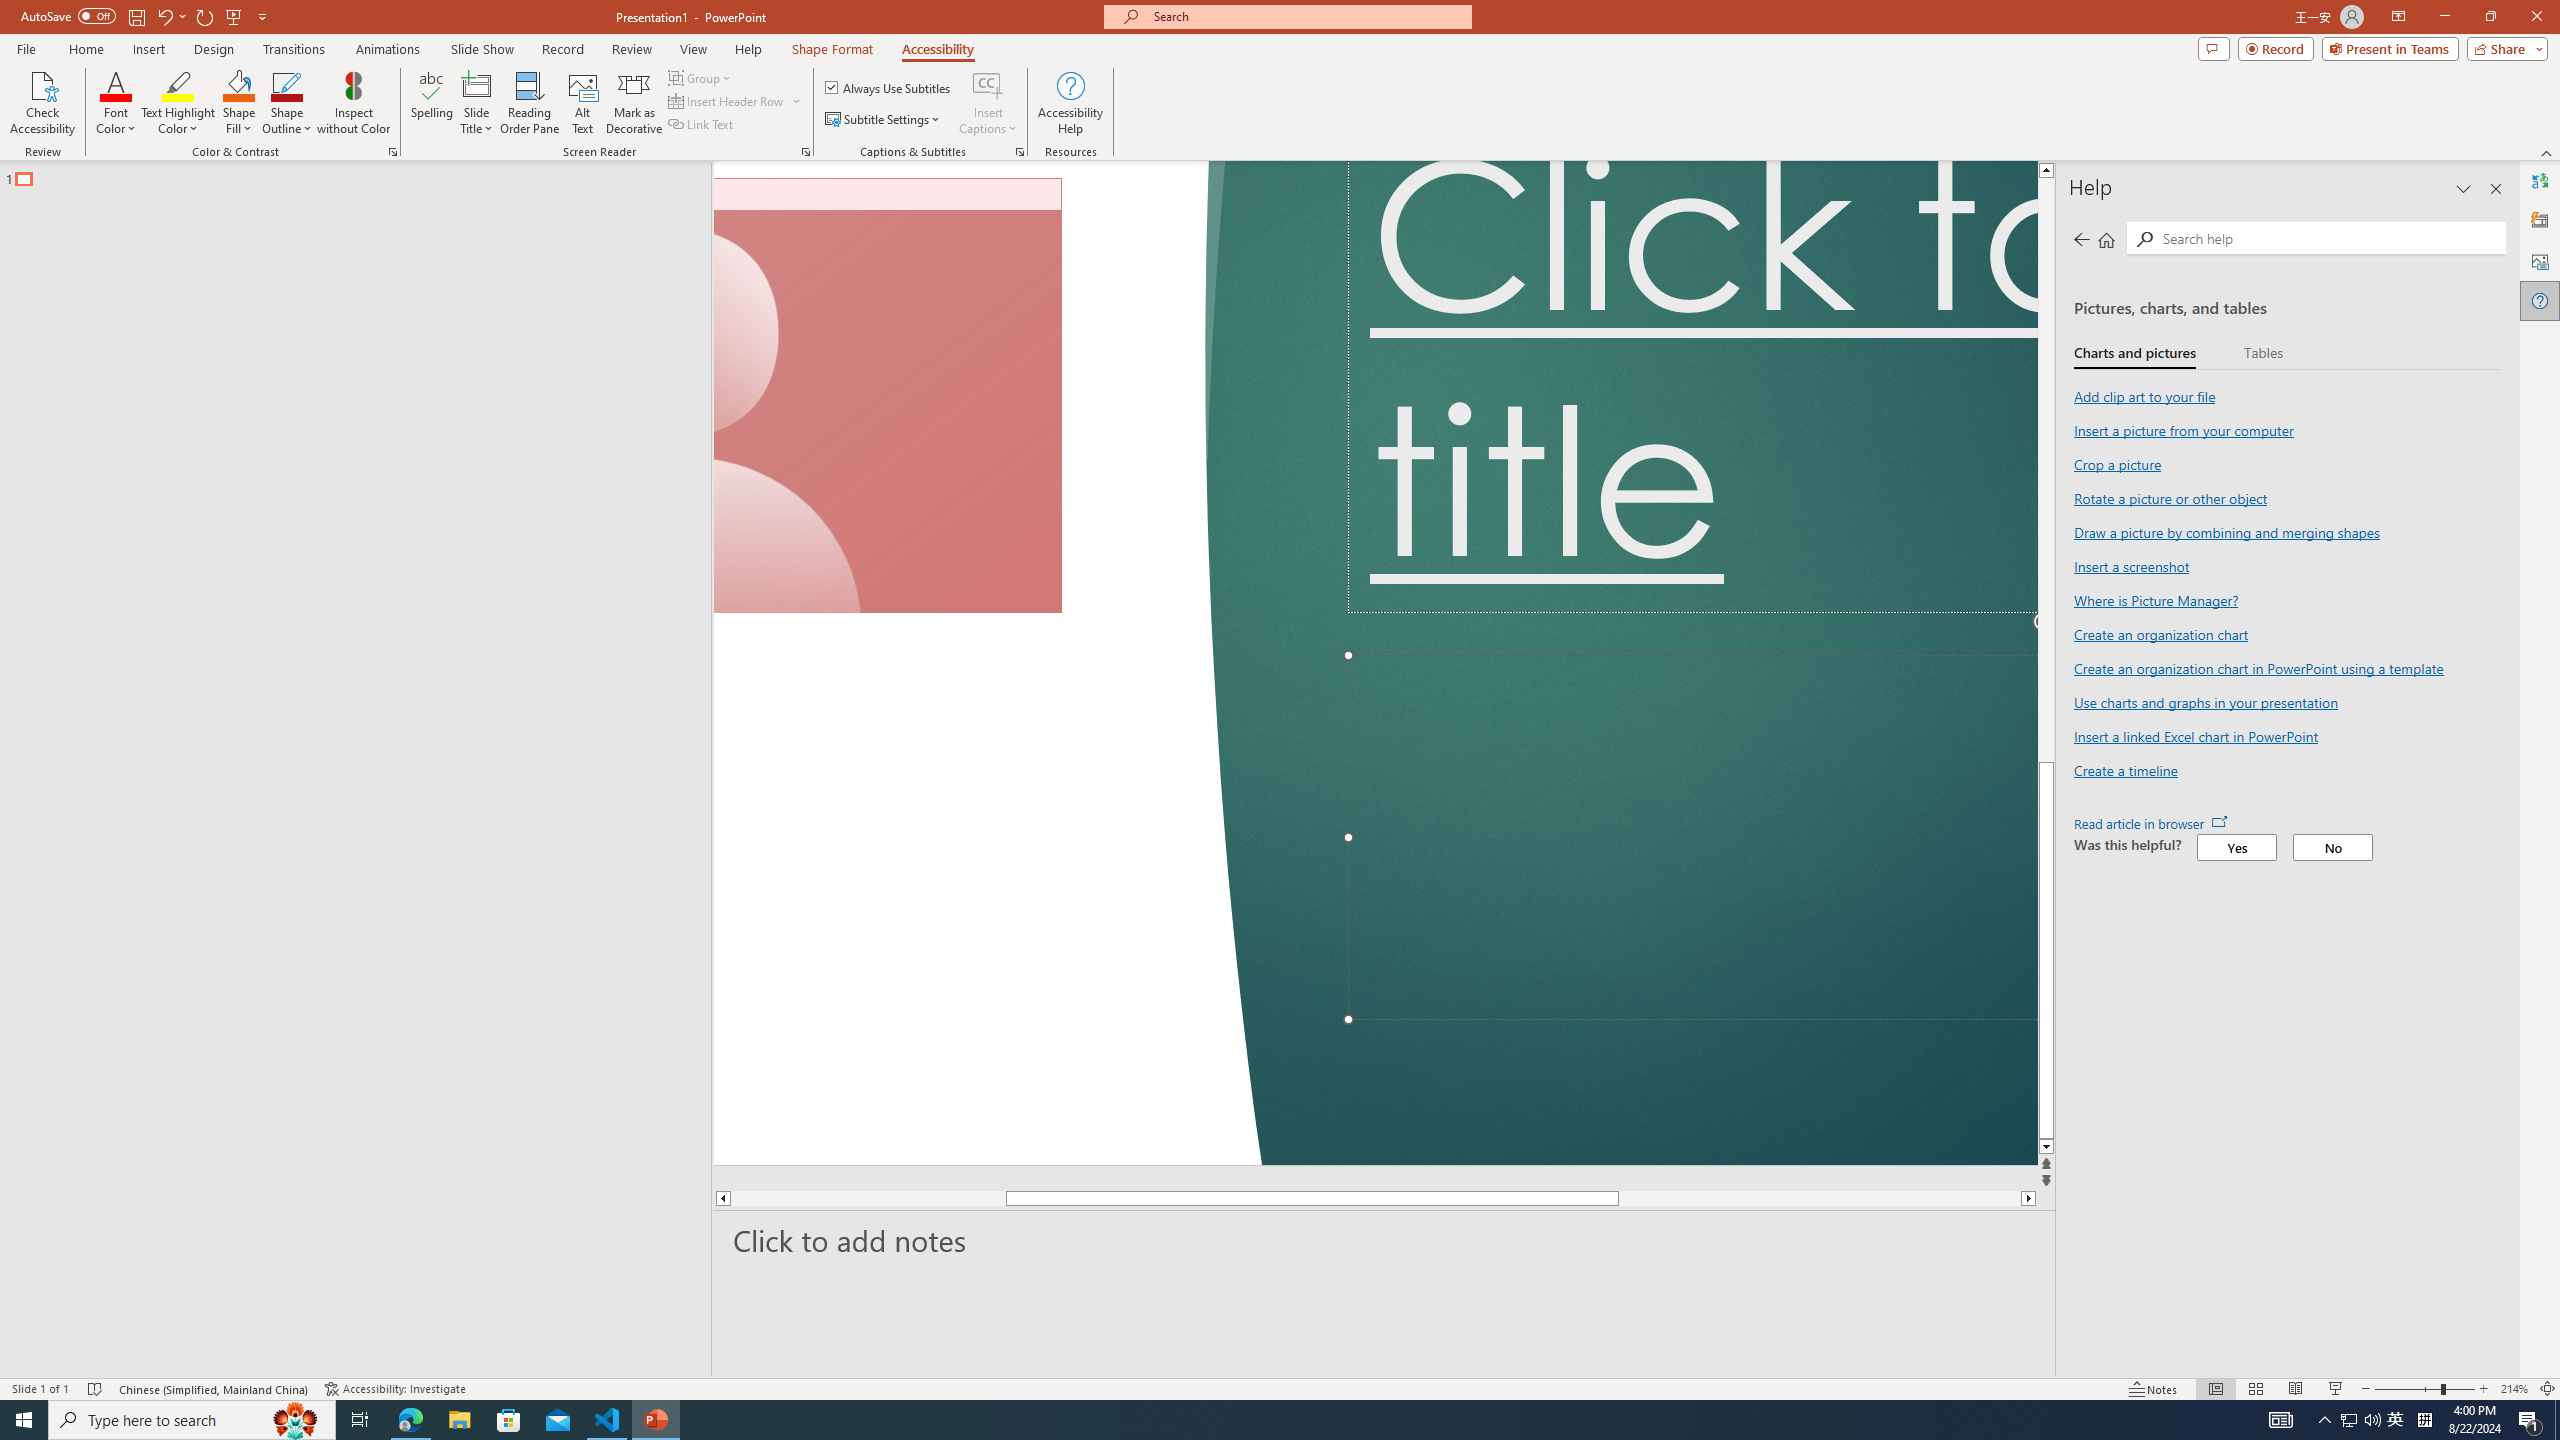 This screenshot has width=2560, height=1440. Describe the element at coordinates (2226, 532) in the screenshot. I see `'Draw a picture by combining and merging shapes'` at that location.